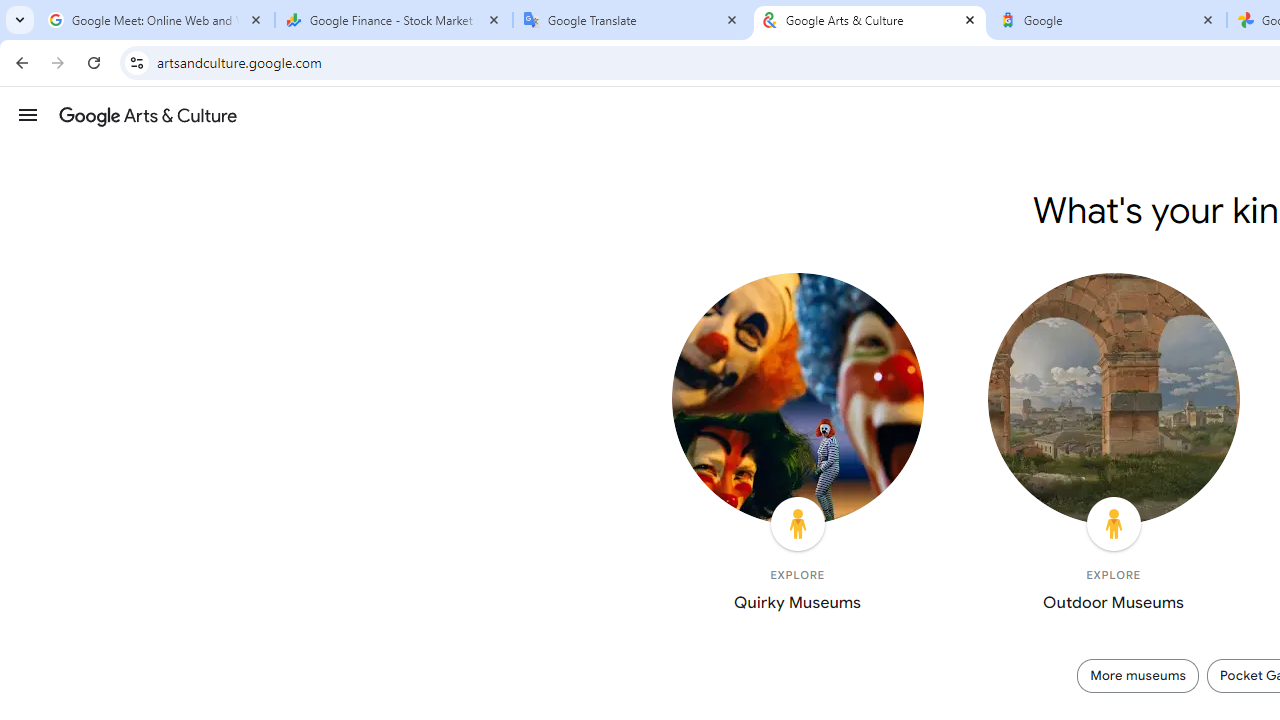  What do you see at coordinates (870, 20) in the screenshot?
I see `'Google Arts & Culture'` at bounding box center [870, 20].